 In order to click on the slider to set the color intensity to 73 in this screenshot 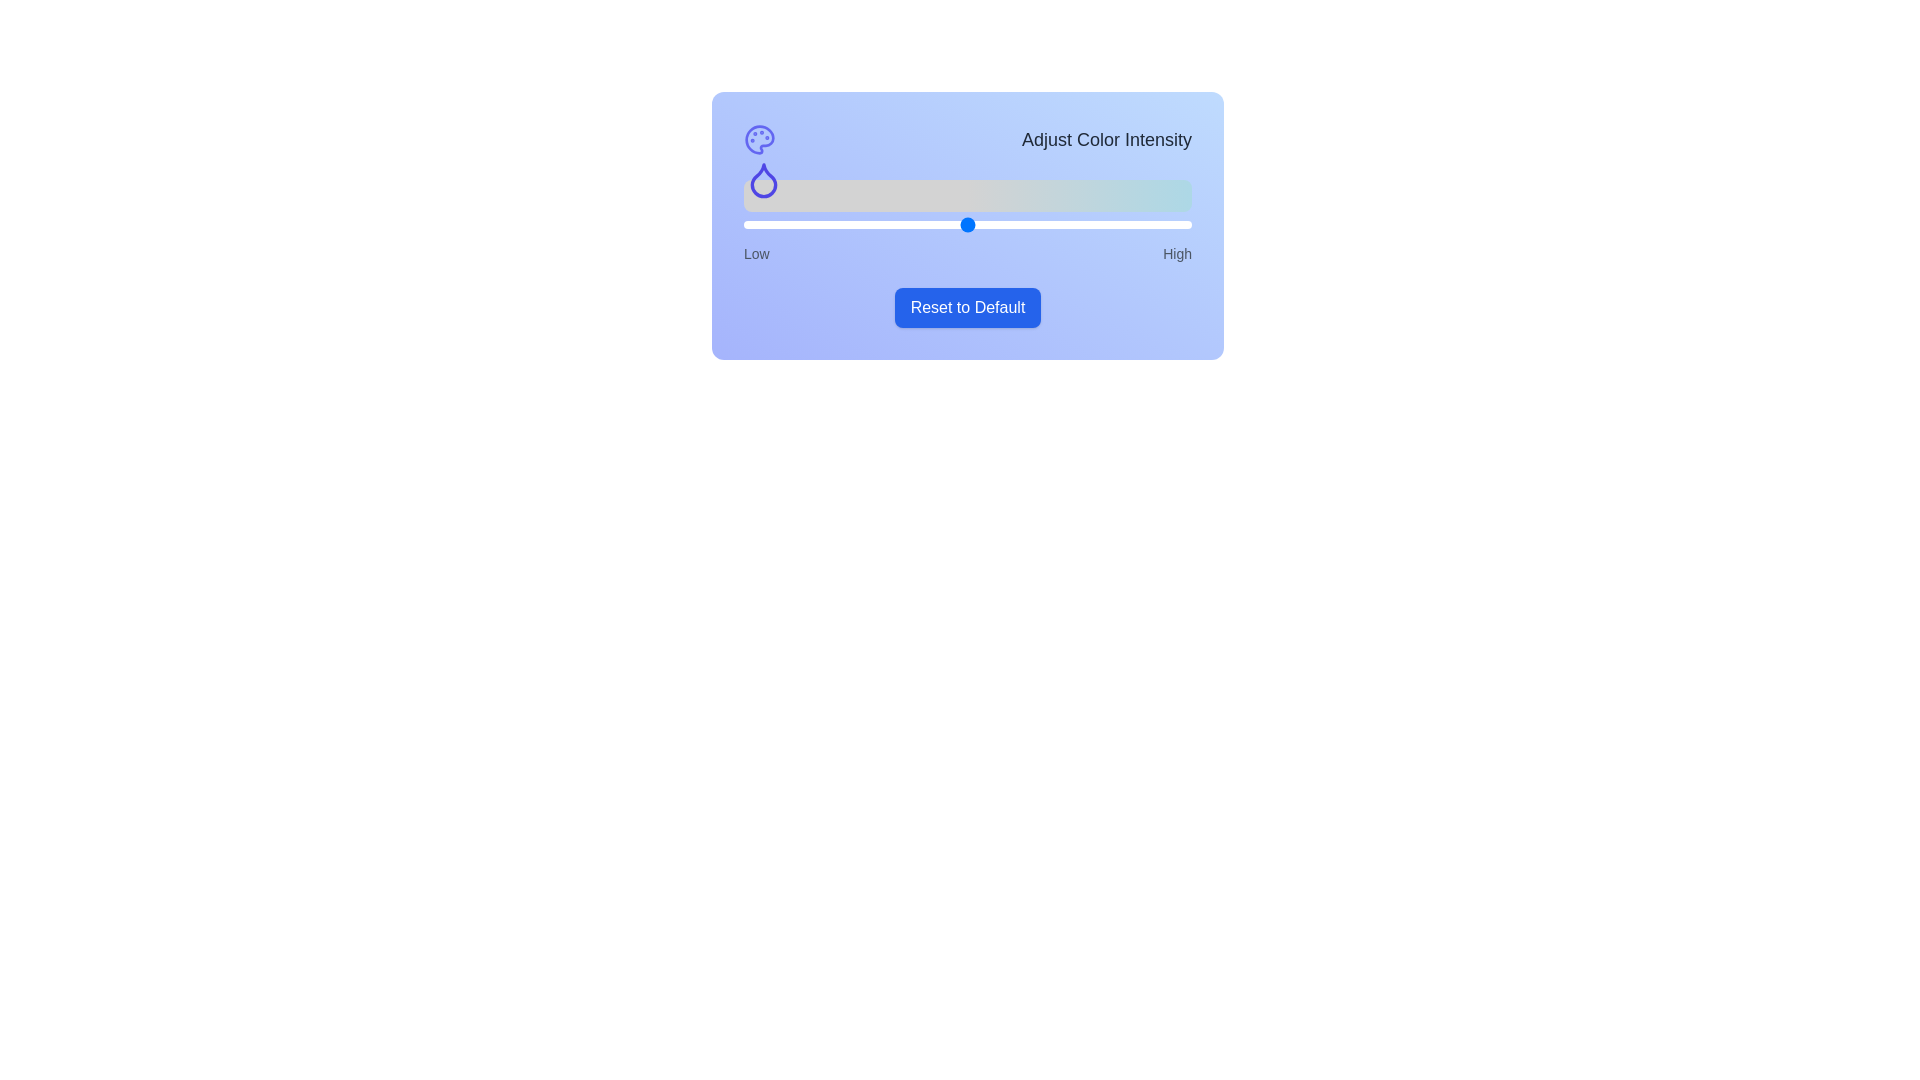, I will do `click(1069, 224)`.